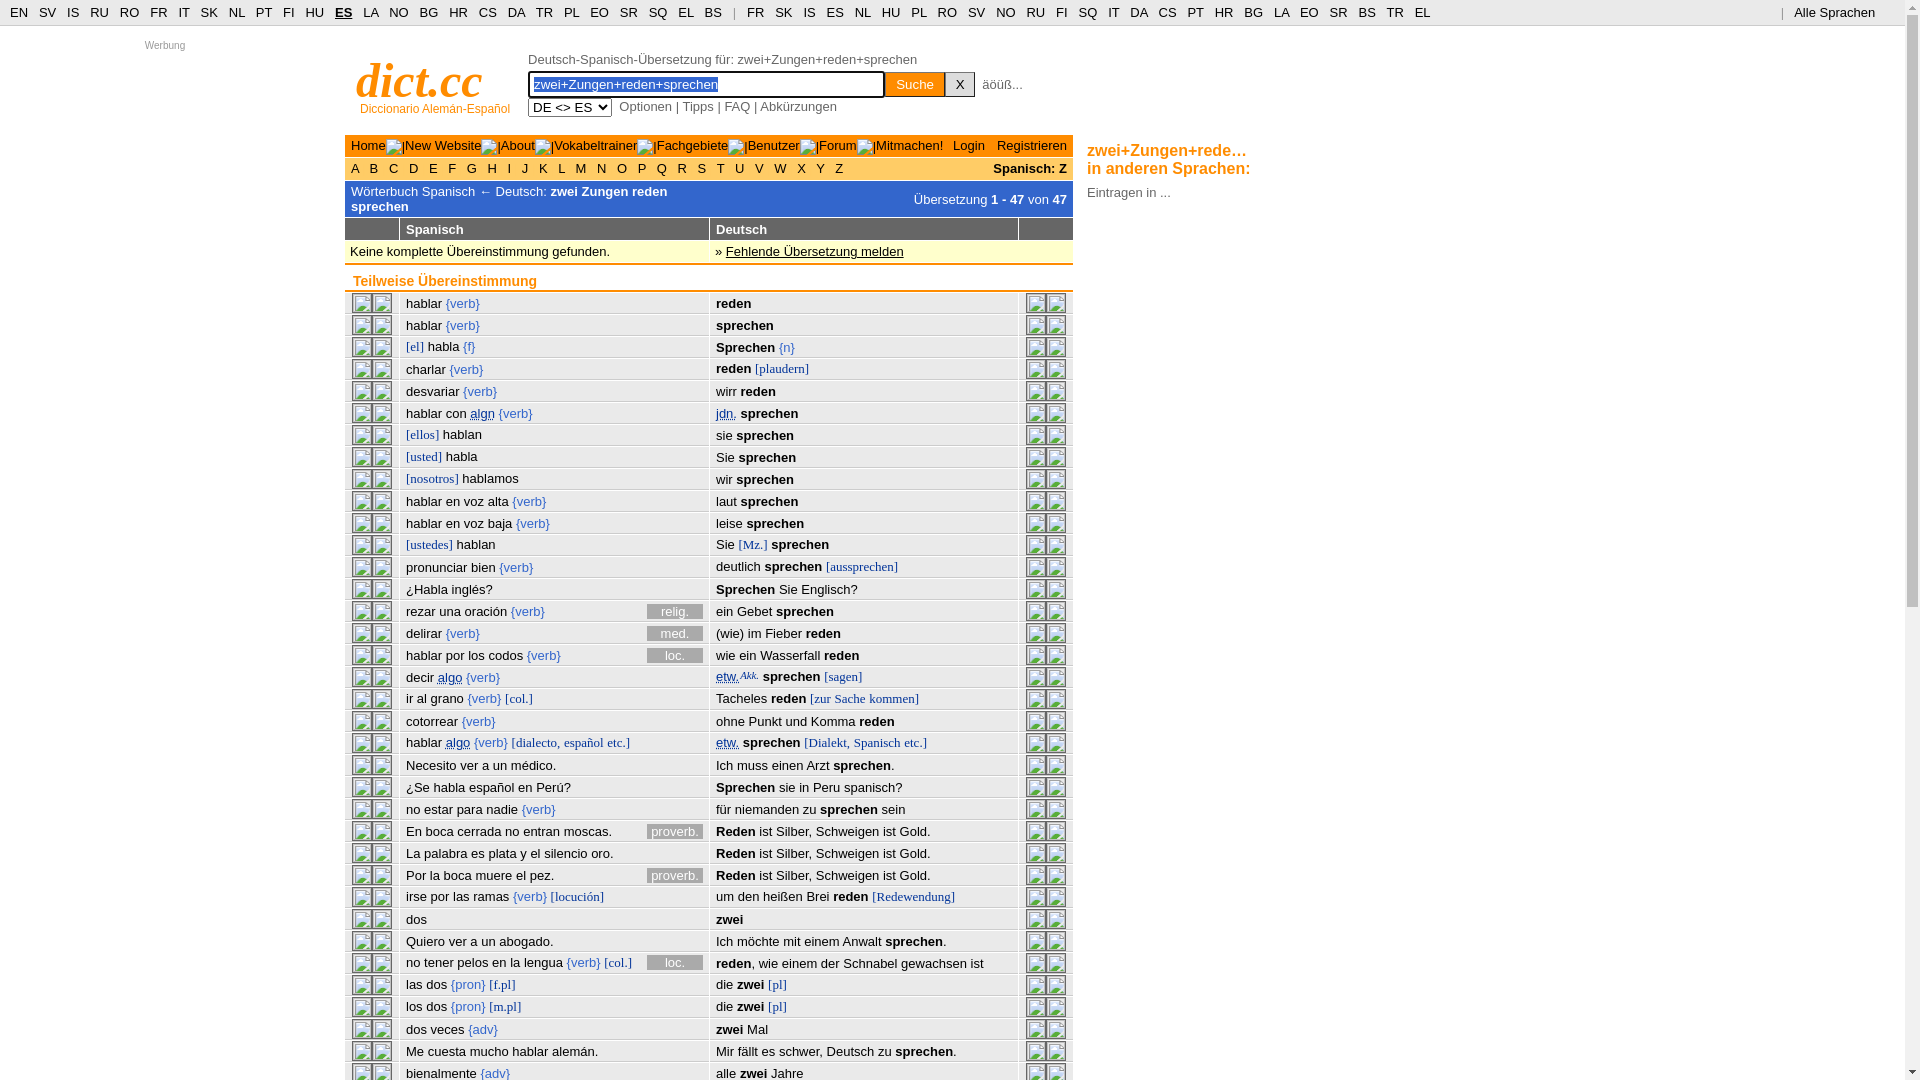 This screenshot has width=1920, height=1080. What do you see at coordinates (675, 610) in the screenshot?
I see `'relig.'` at bounding box center [675, 610].